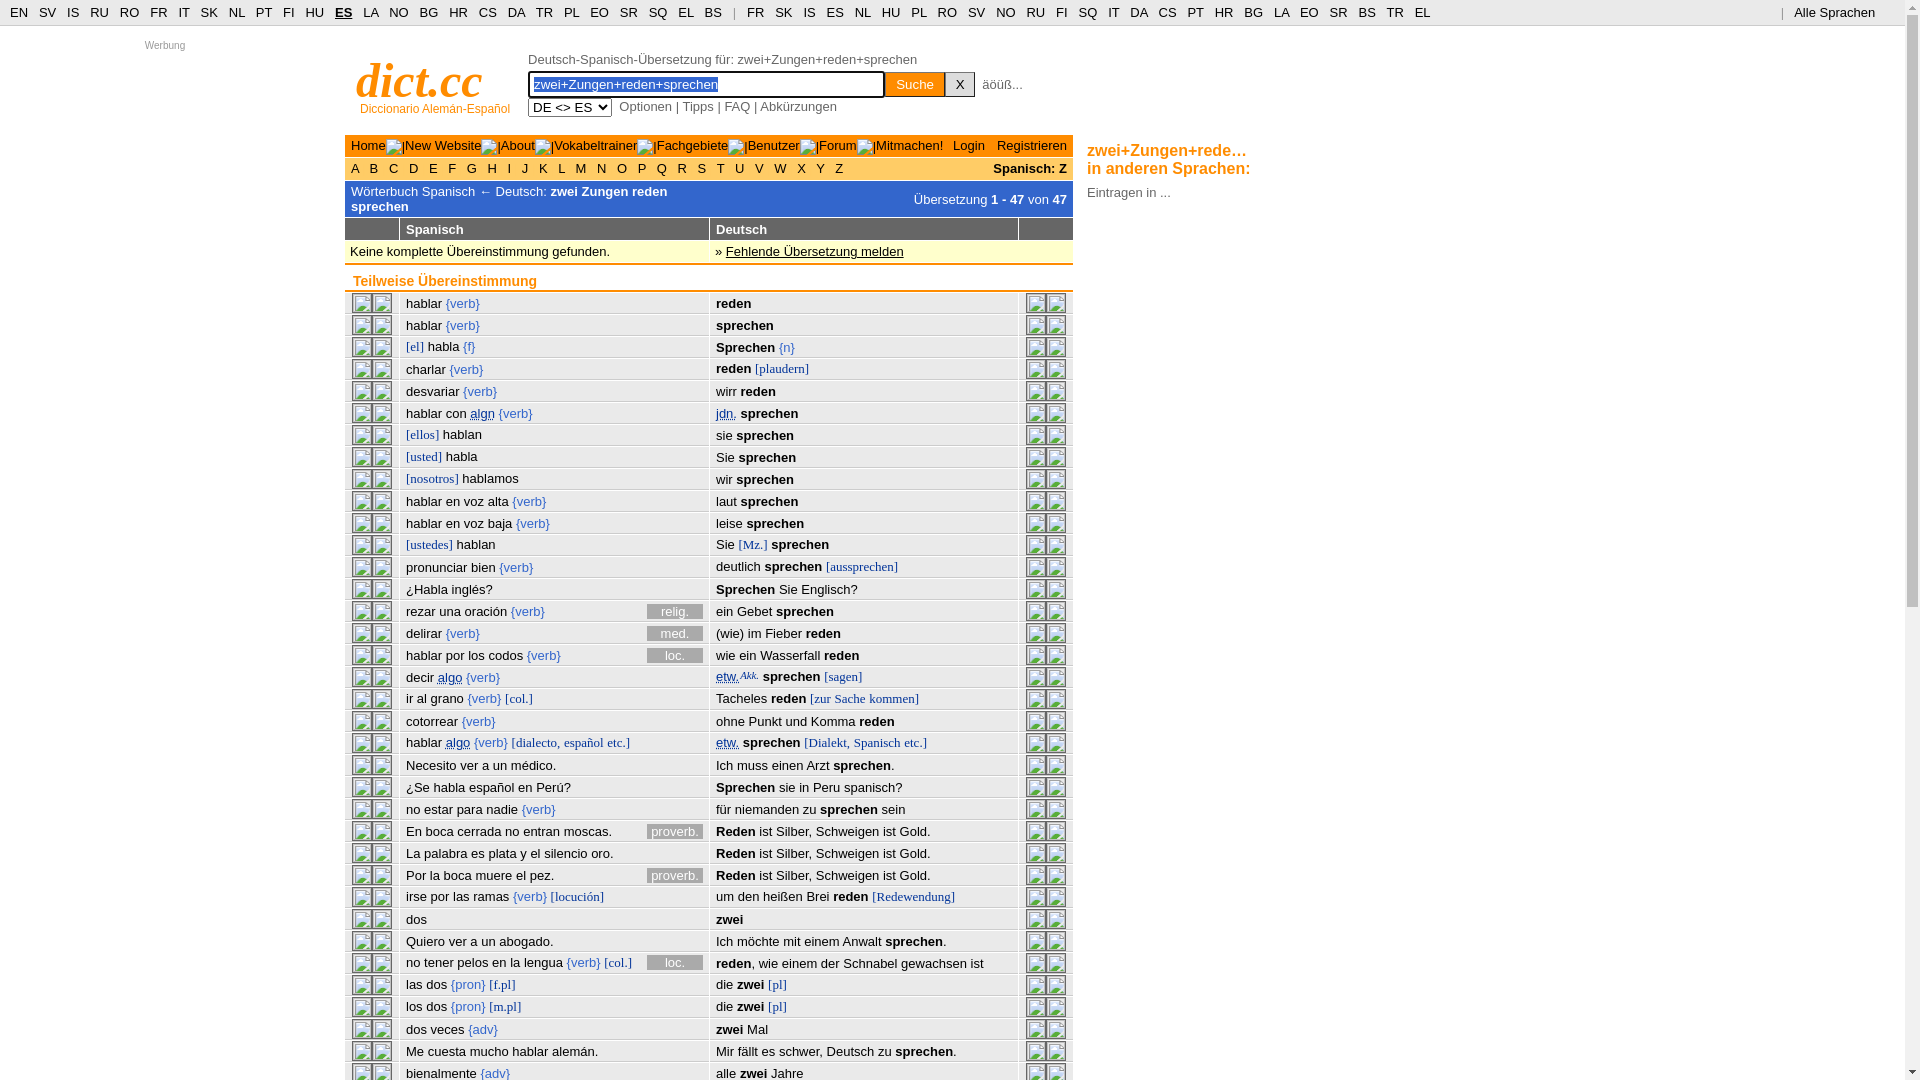 This screenshot has width=1920, height=1080. What do you see at coordinates (675, 610) in the screenshot?
I see `'relig.'` at bounding box center [675, 610].